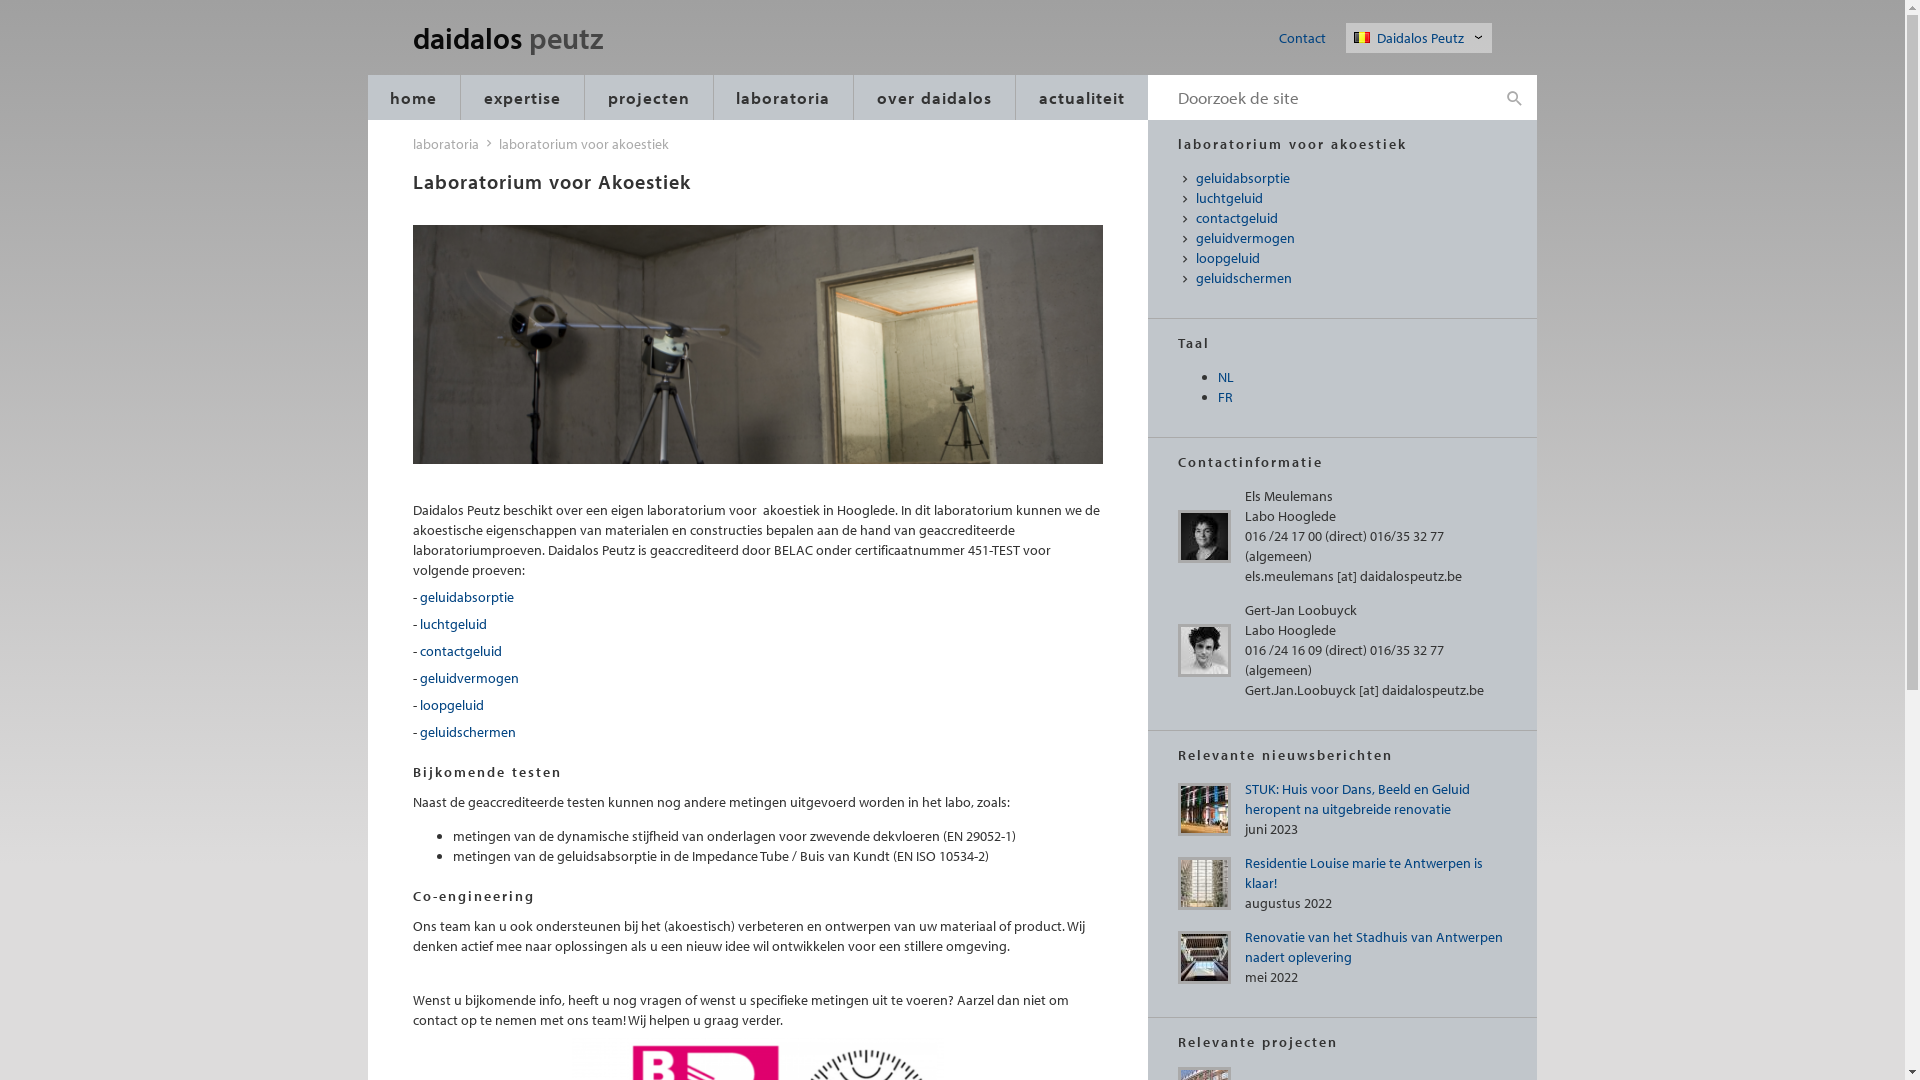 The height and width of the screenshot is (1080, 1920). I want to click on 'projecten', so click(648, 97).